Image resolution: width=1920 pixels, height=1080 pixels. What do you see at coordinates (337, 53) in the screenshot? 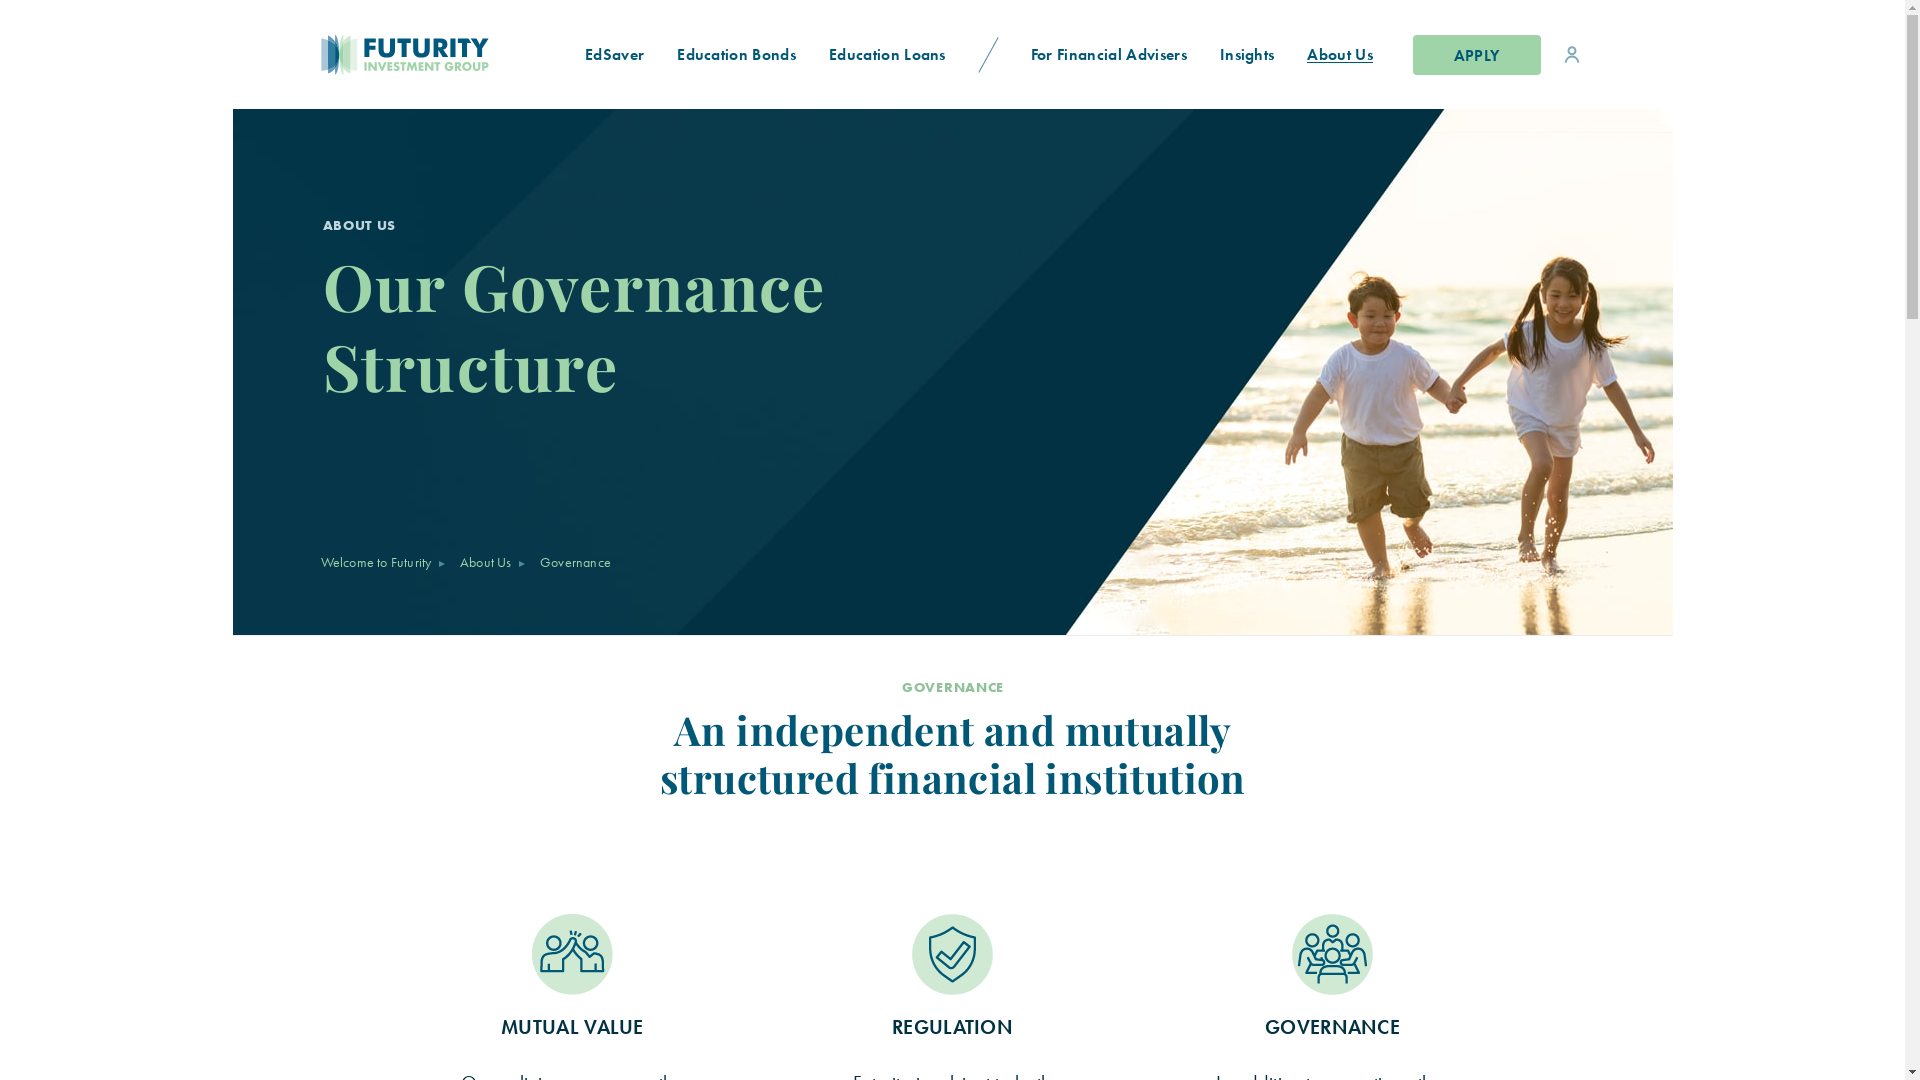
I see `'Futurity | Investment Group'` at bounding box center [337, 53].